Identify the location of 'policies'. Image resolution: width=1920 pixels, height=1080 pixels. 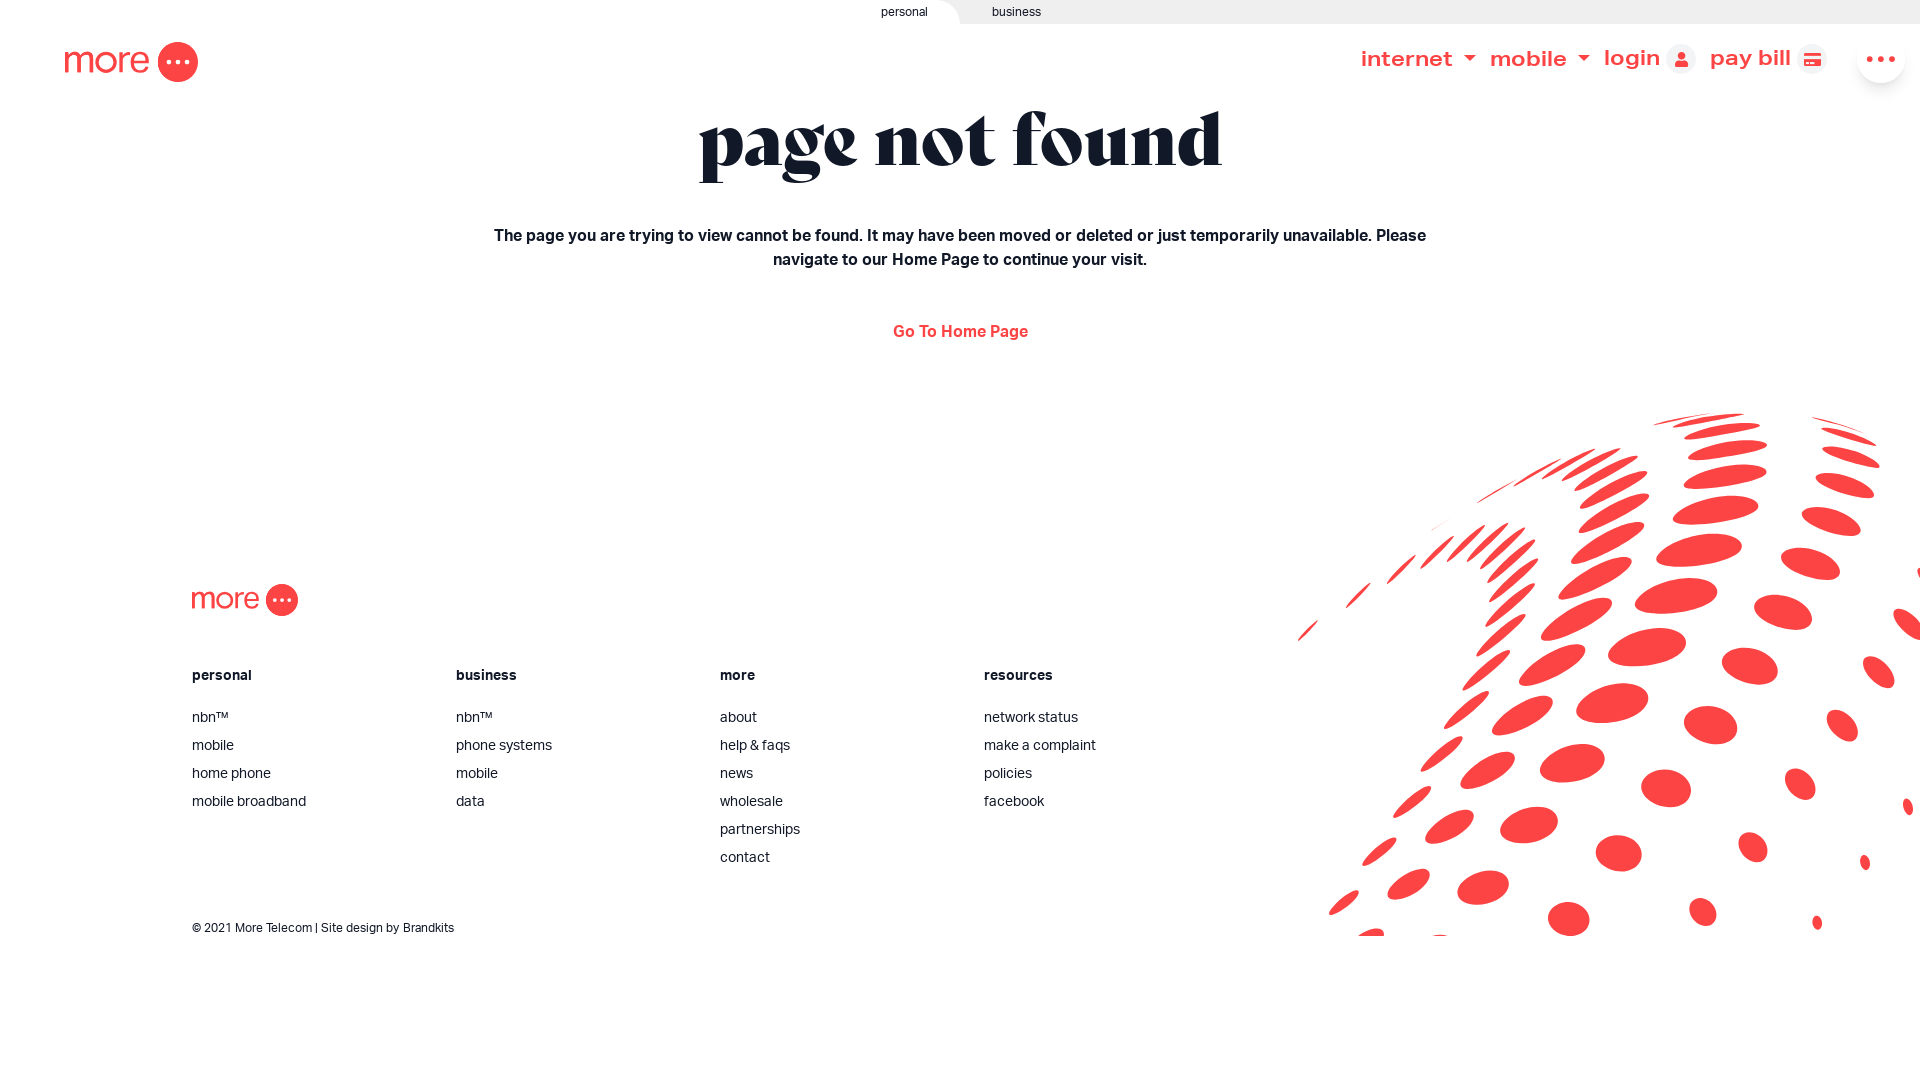
(983, 773).